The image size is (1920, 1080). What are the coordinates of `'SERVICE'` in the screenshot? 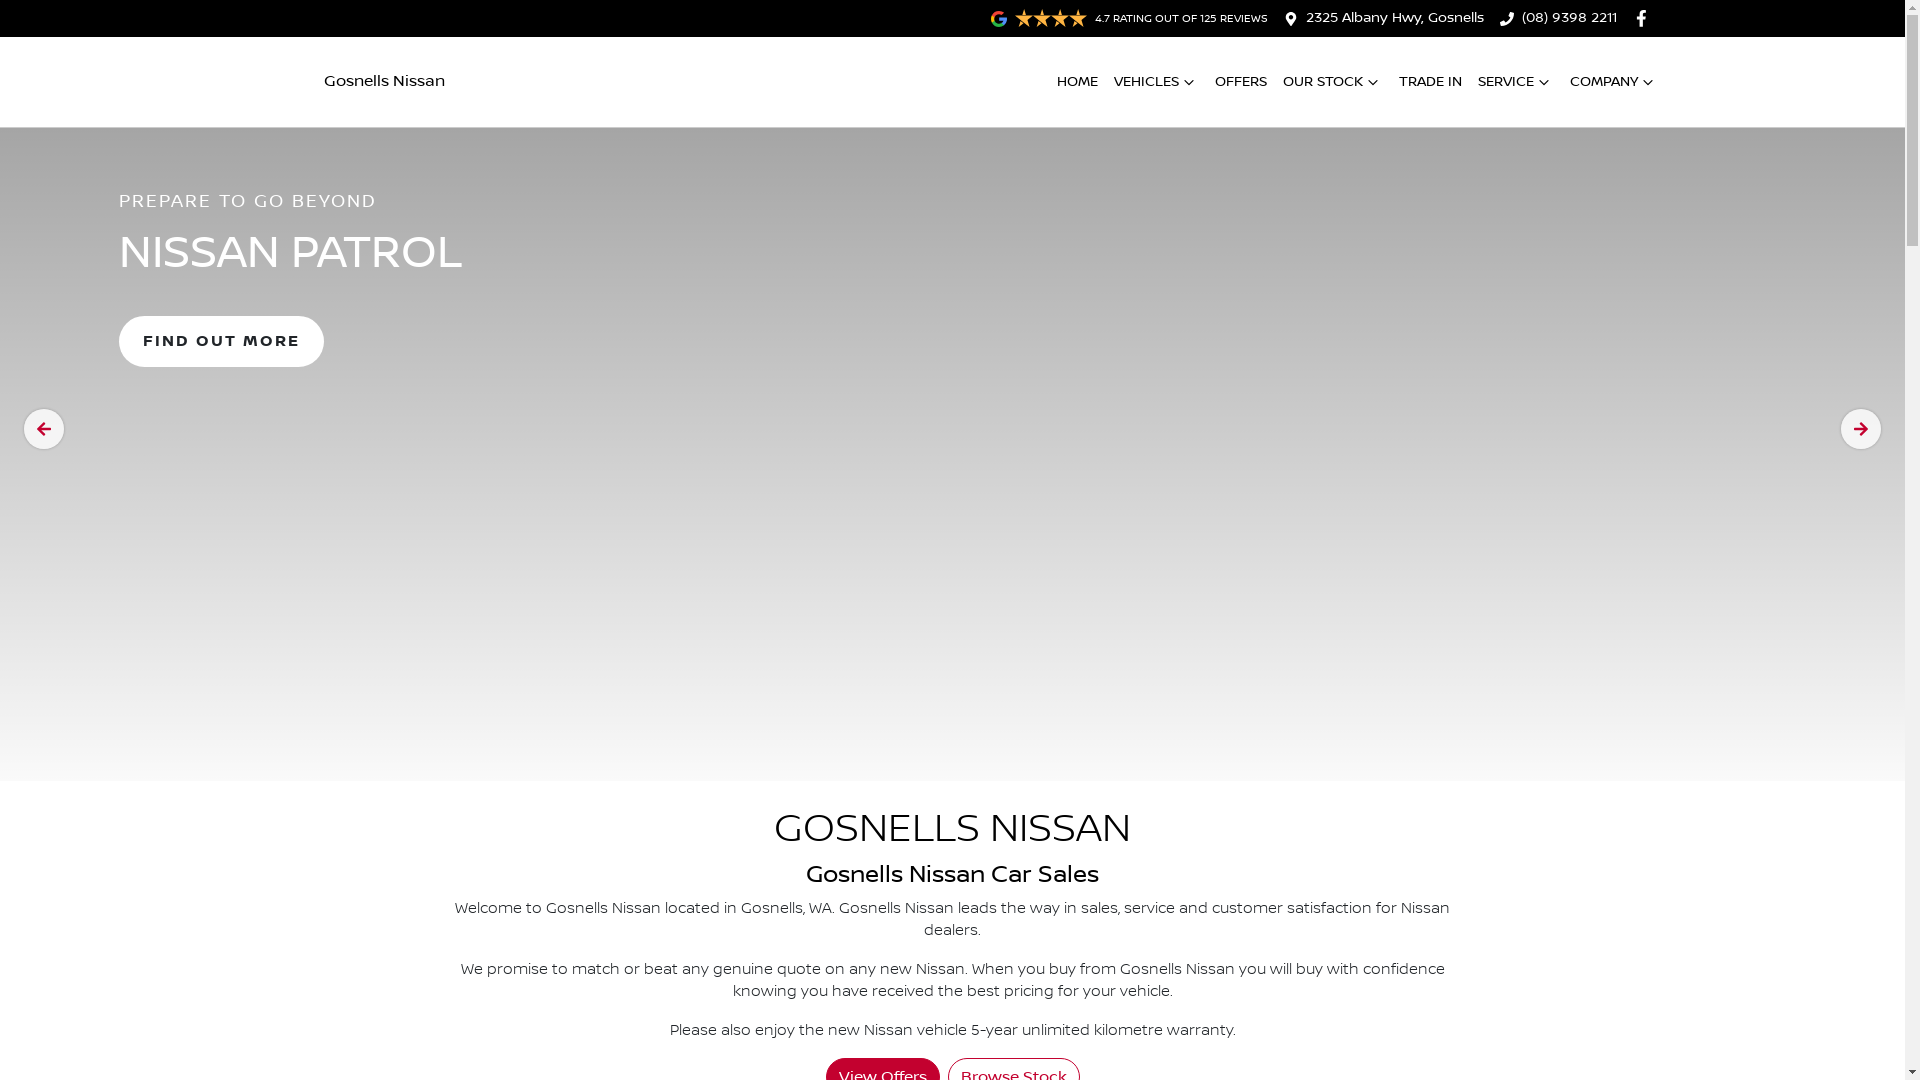 It's located at (1516, 81).